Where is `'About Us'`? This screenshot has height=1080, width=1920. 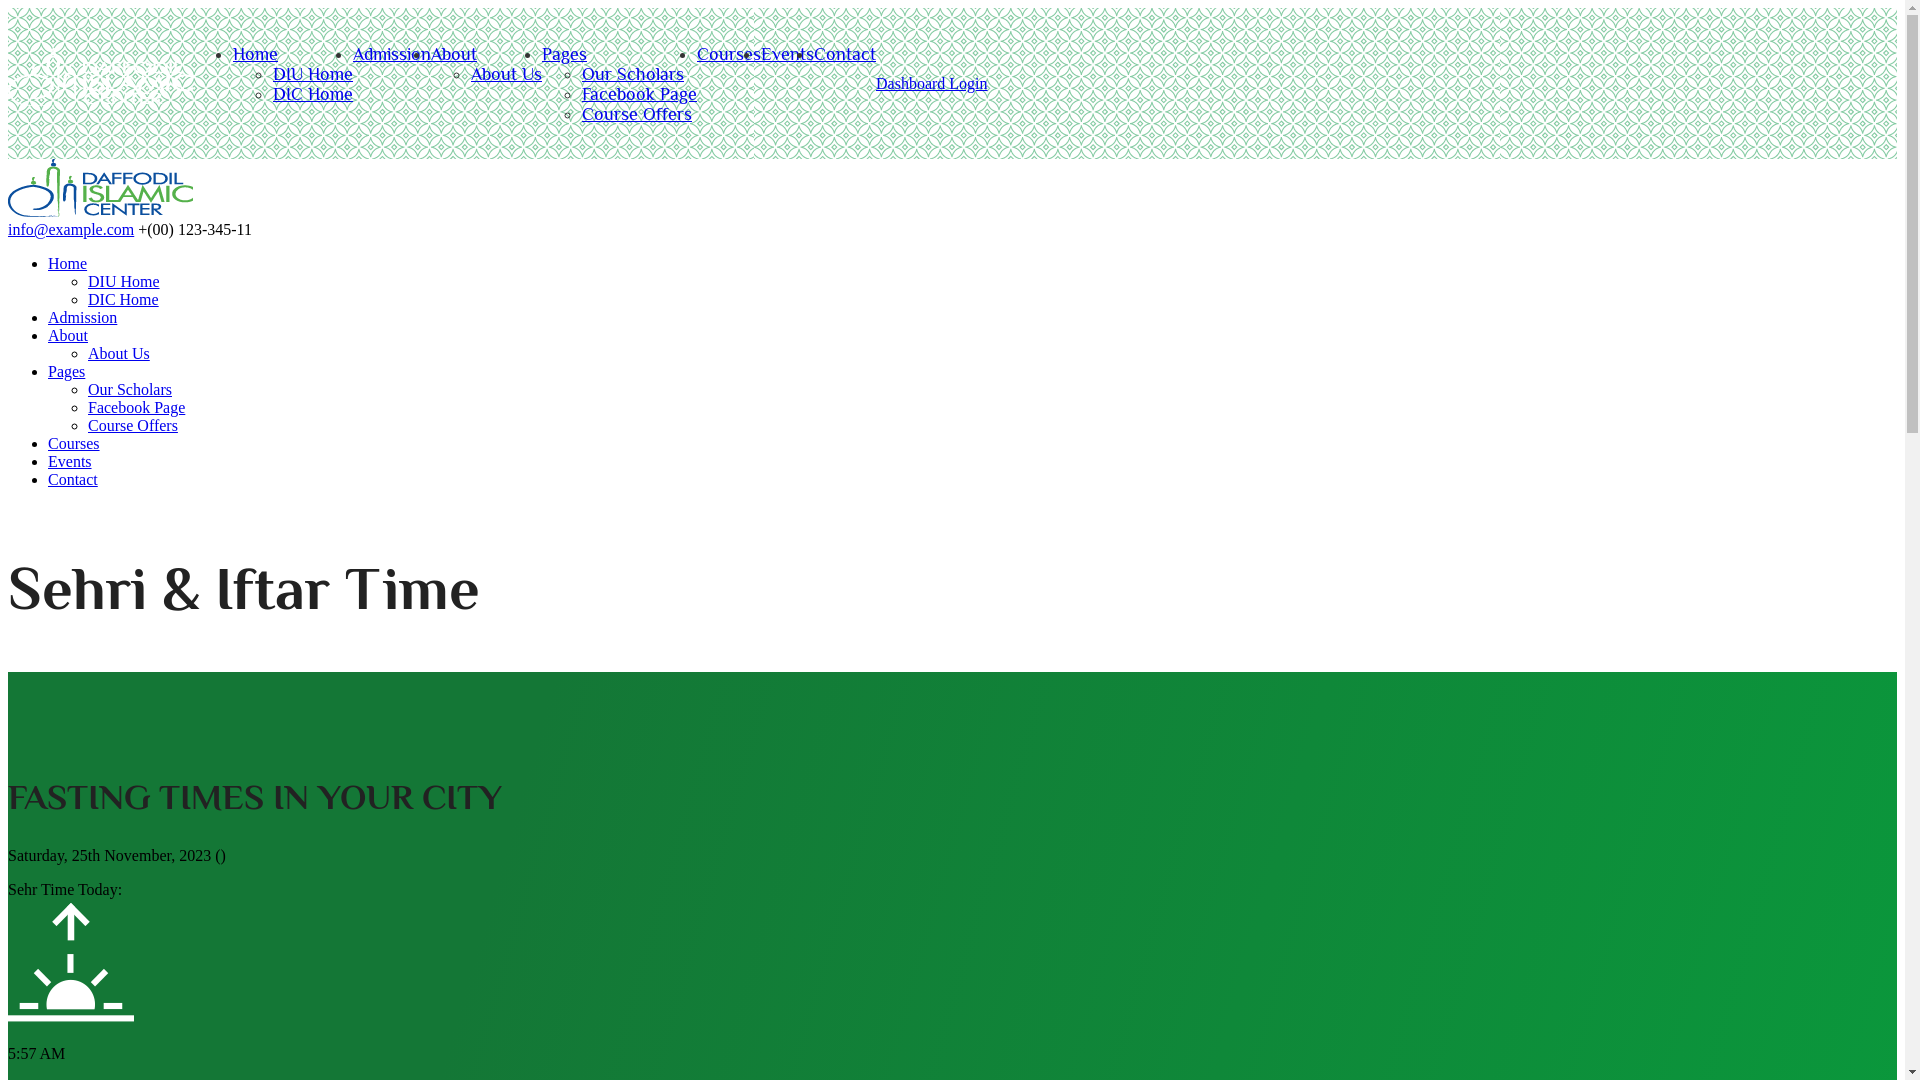 'About Us' is located at coordinates (118, 352).